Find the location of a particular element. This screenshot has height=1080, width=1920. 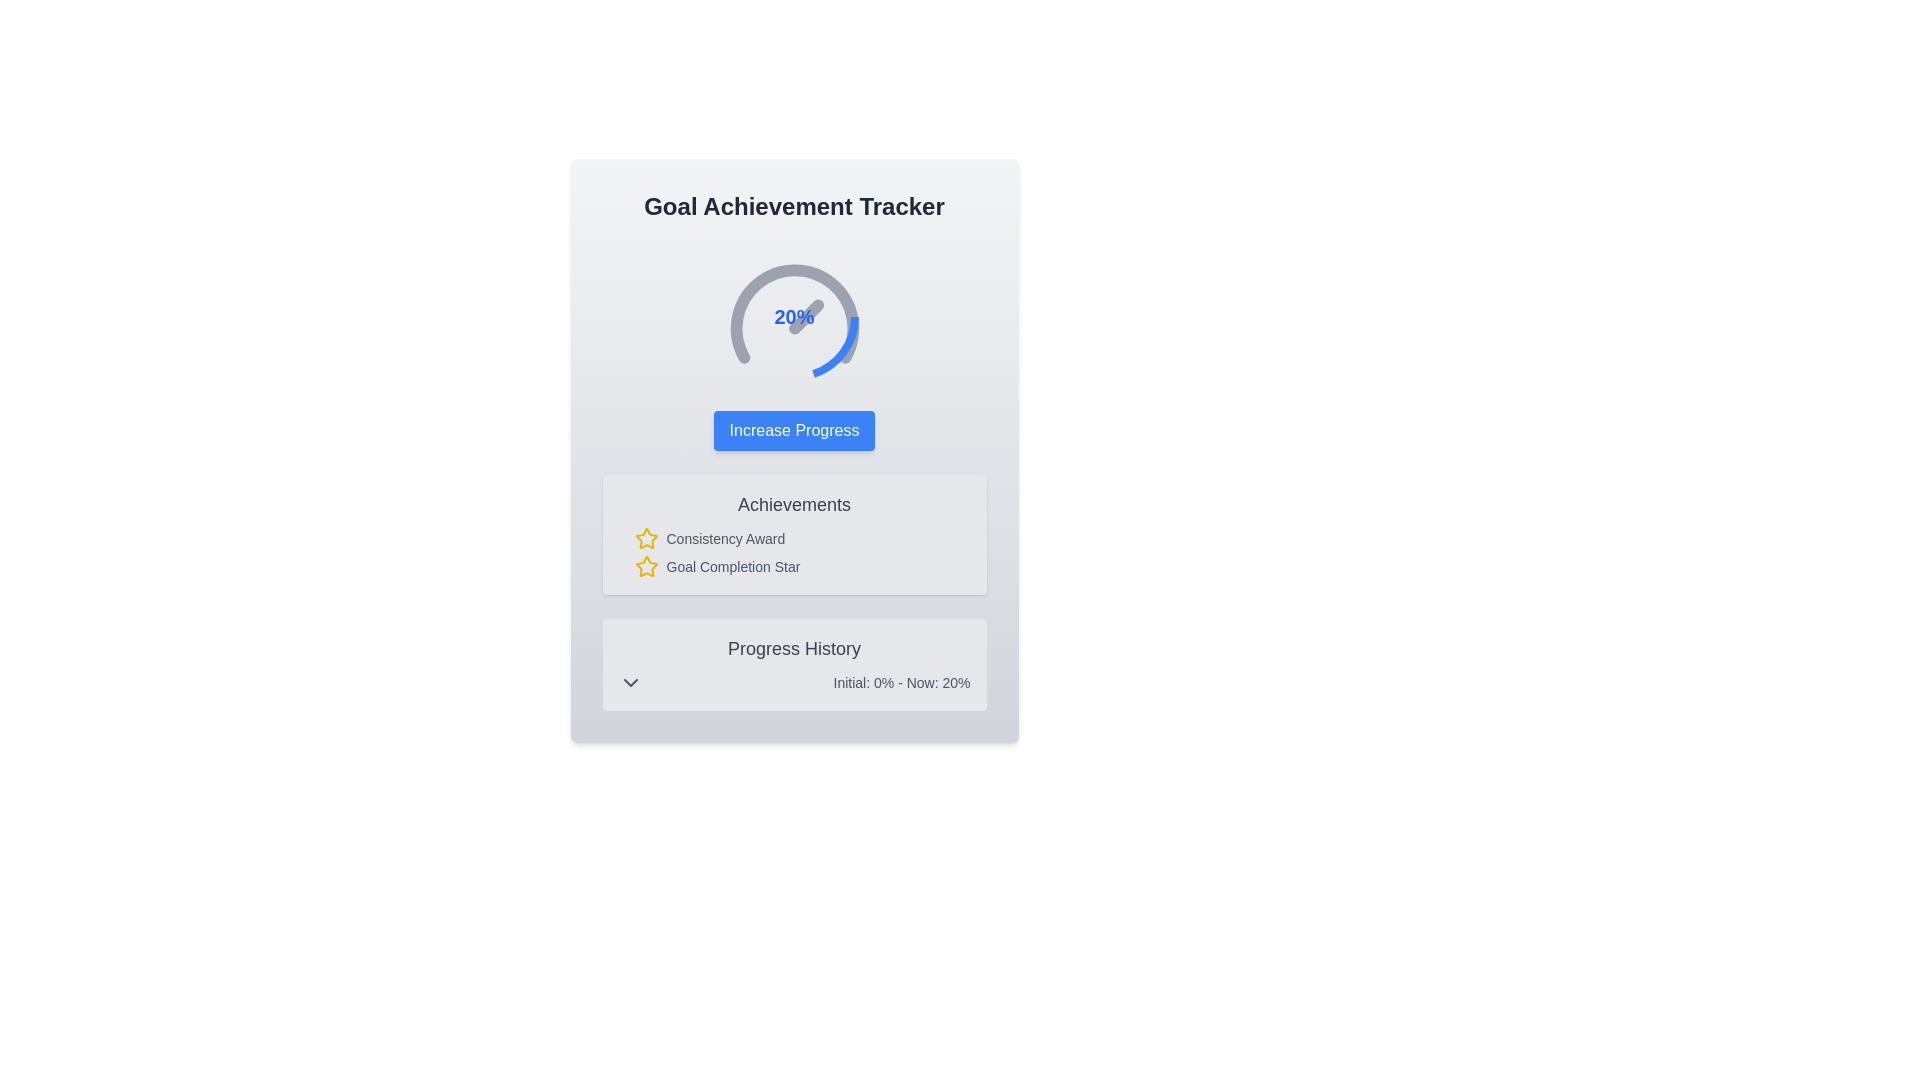

progress details displayed in the Information Display Panel located at the bottom of the 'Goal Achievement Tracker' under the 'Achievements' section is located at coordinates (793, 664).